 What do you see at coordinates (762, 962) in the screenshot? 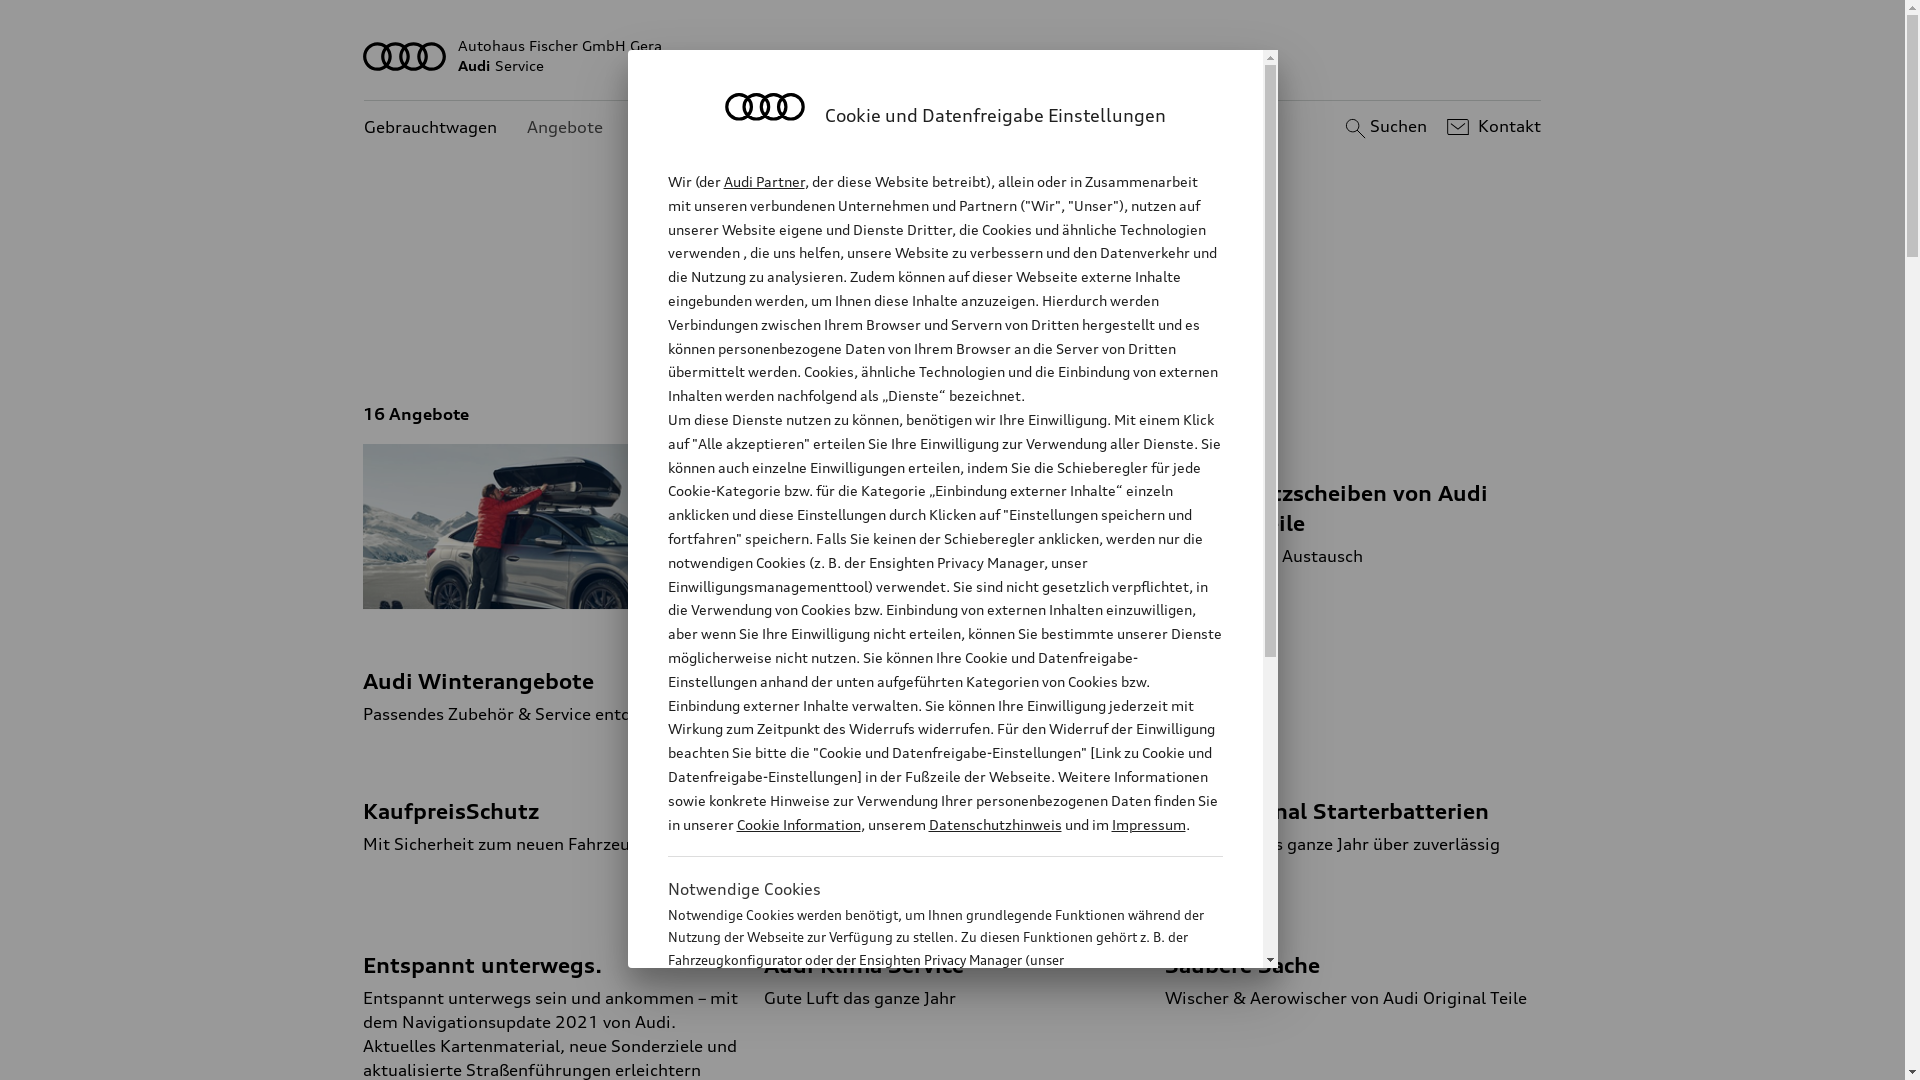
I see `'Audi Klima Service` at bounding box center [762, 962].